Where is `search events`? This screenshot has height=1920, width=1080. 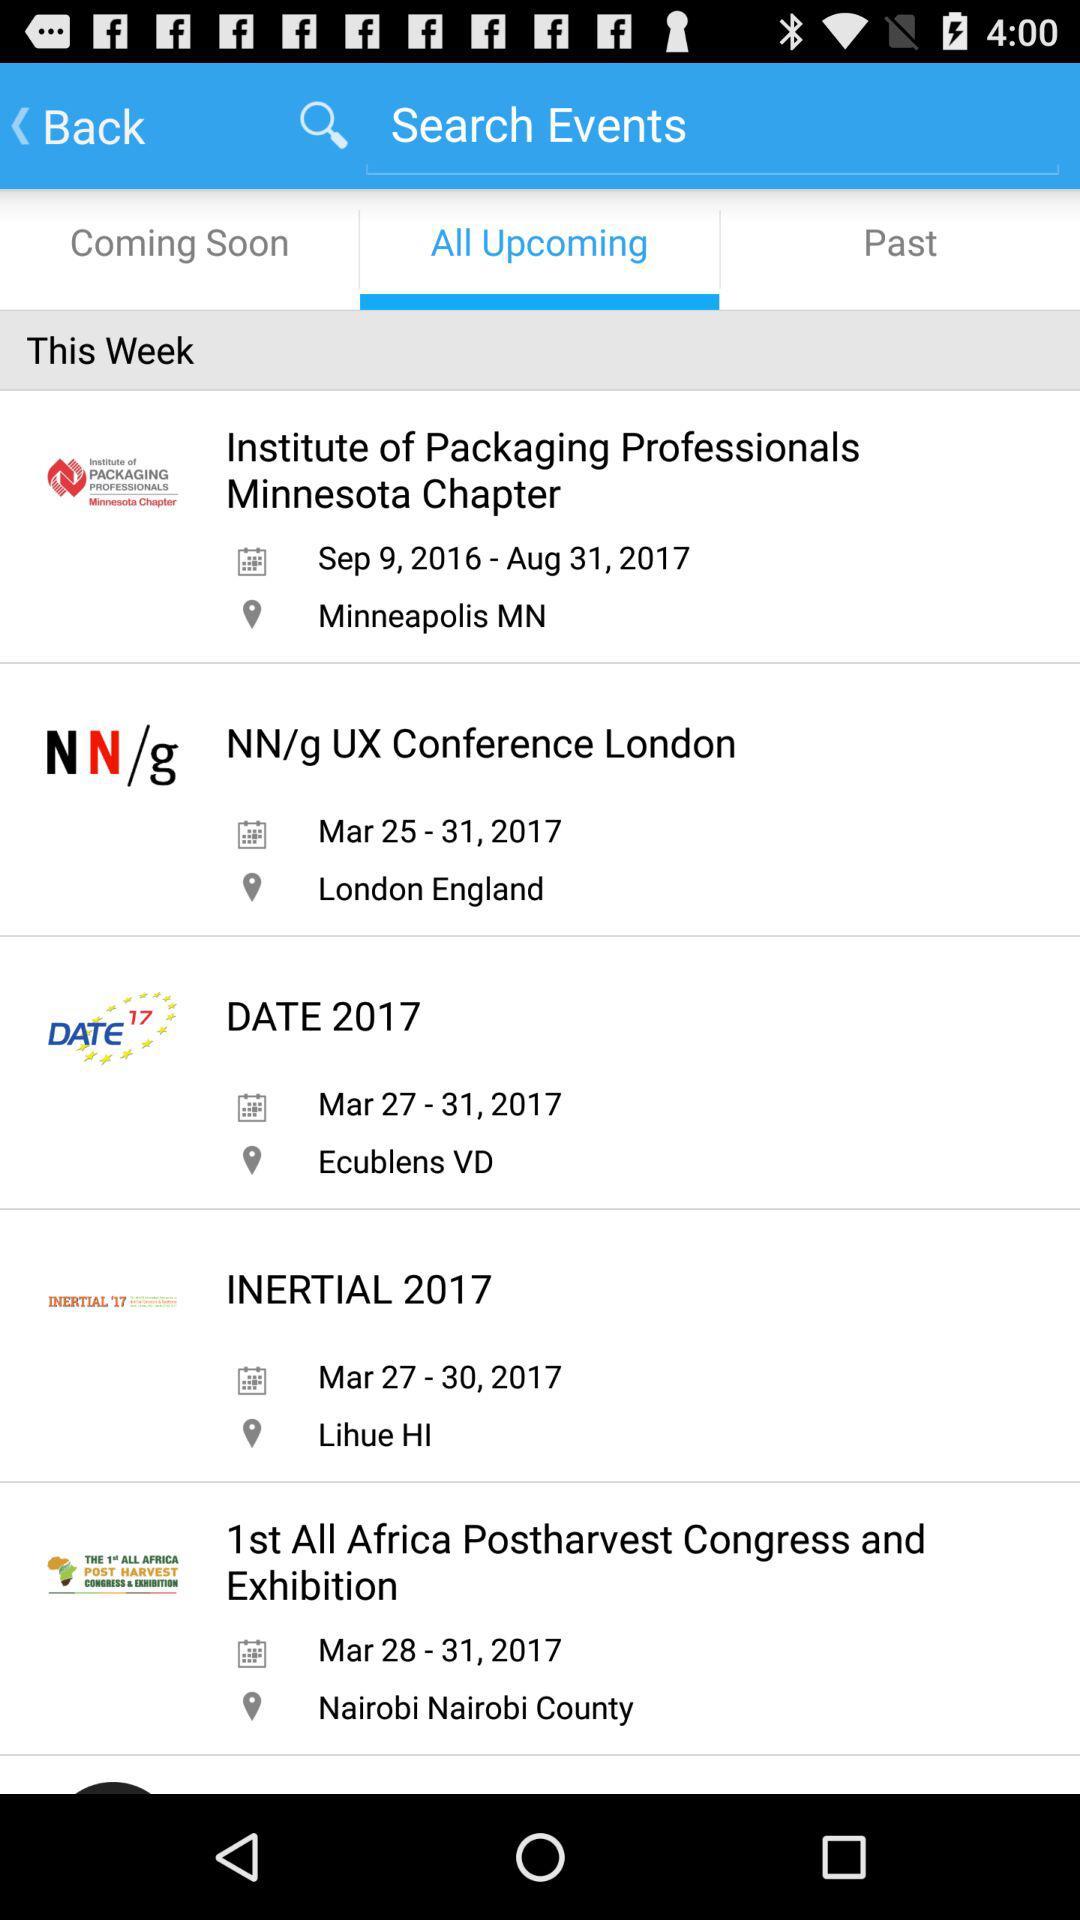
search events is located at coordinates (711, 122).